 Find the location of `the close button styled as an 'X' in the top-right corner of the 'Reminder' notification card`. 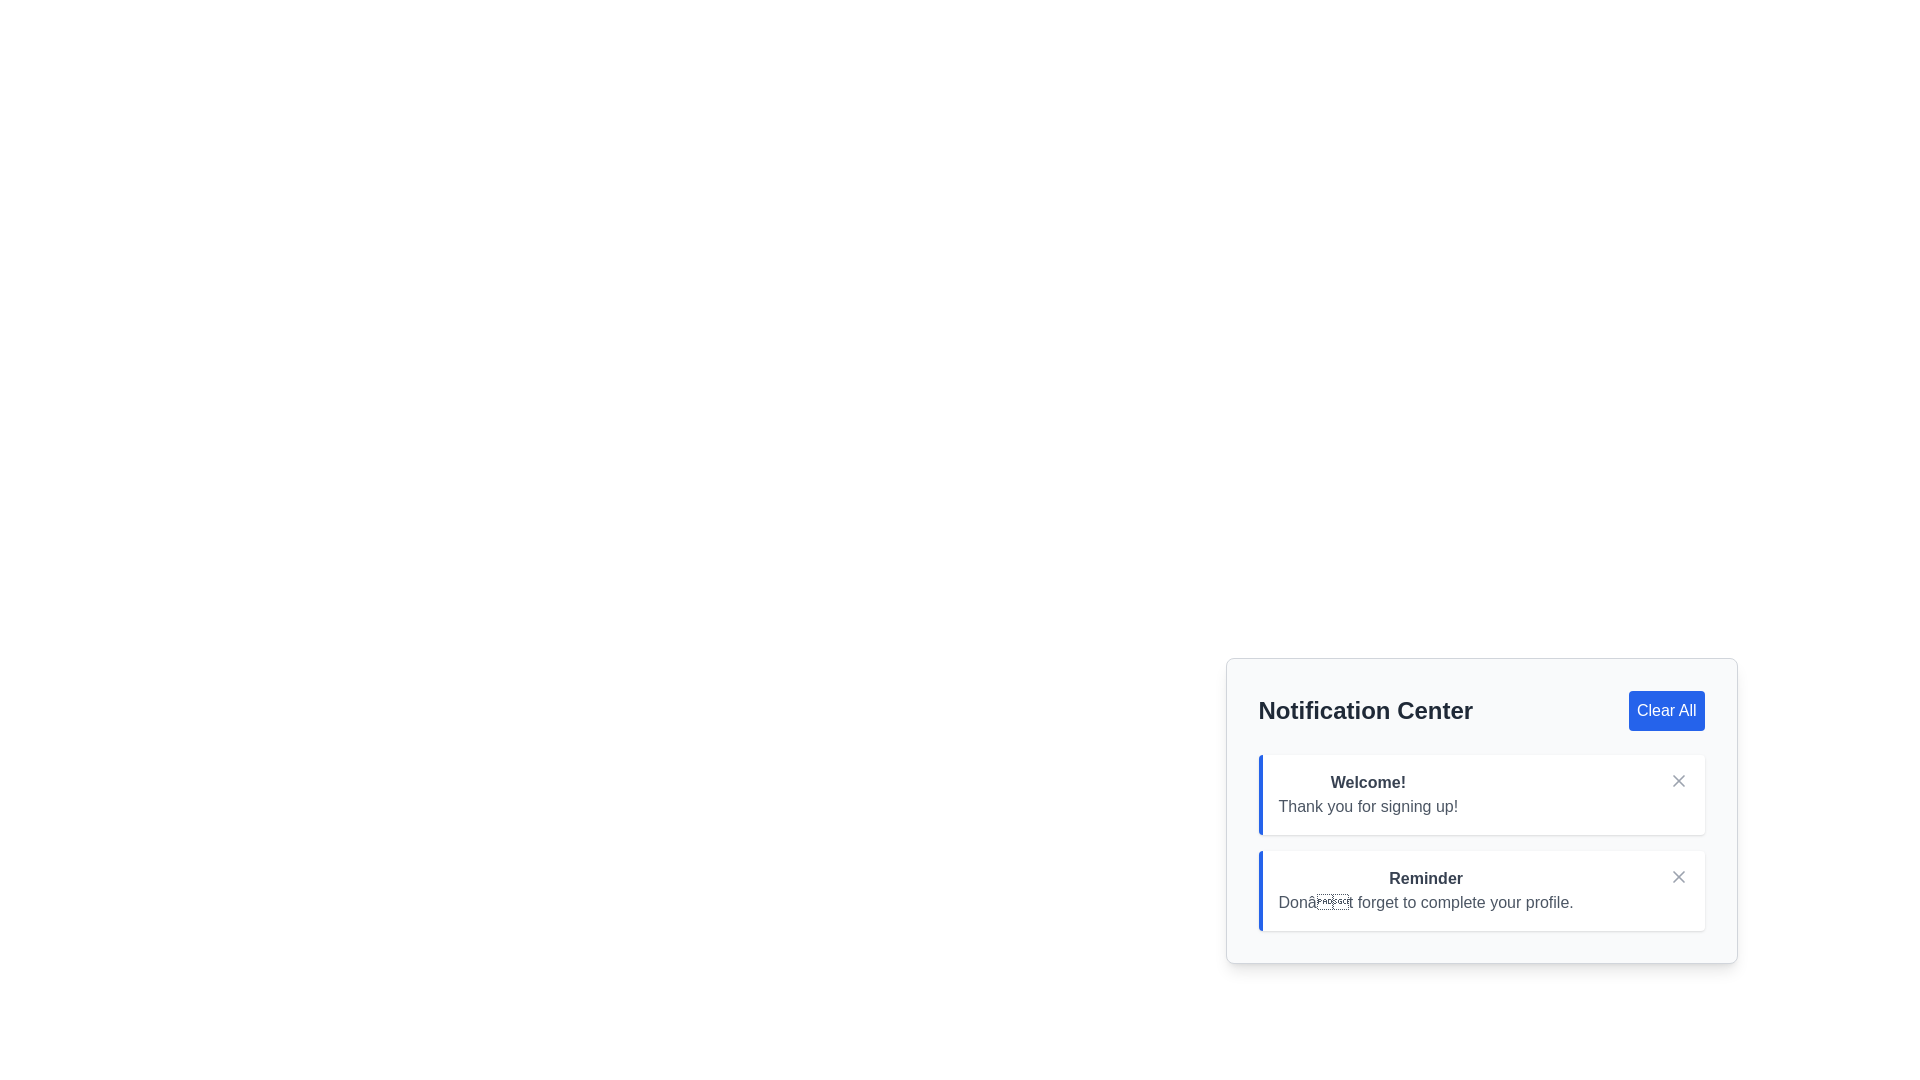

the close button styled as an 'X' in the top-right corner of the 'Reminder' notification card is located at coordinates (1678, 875).